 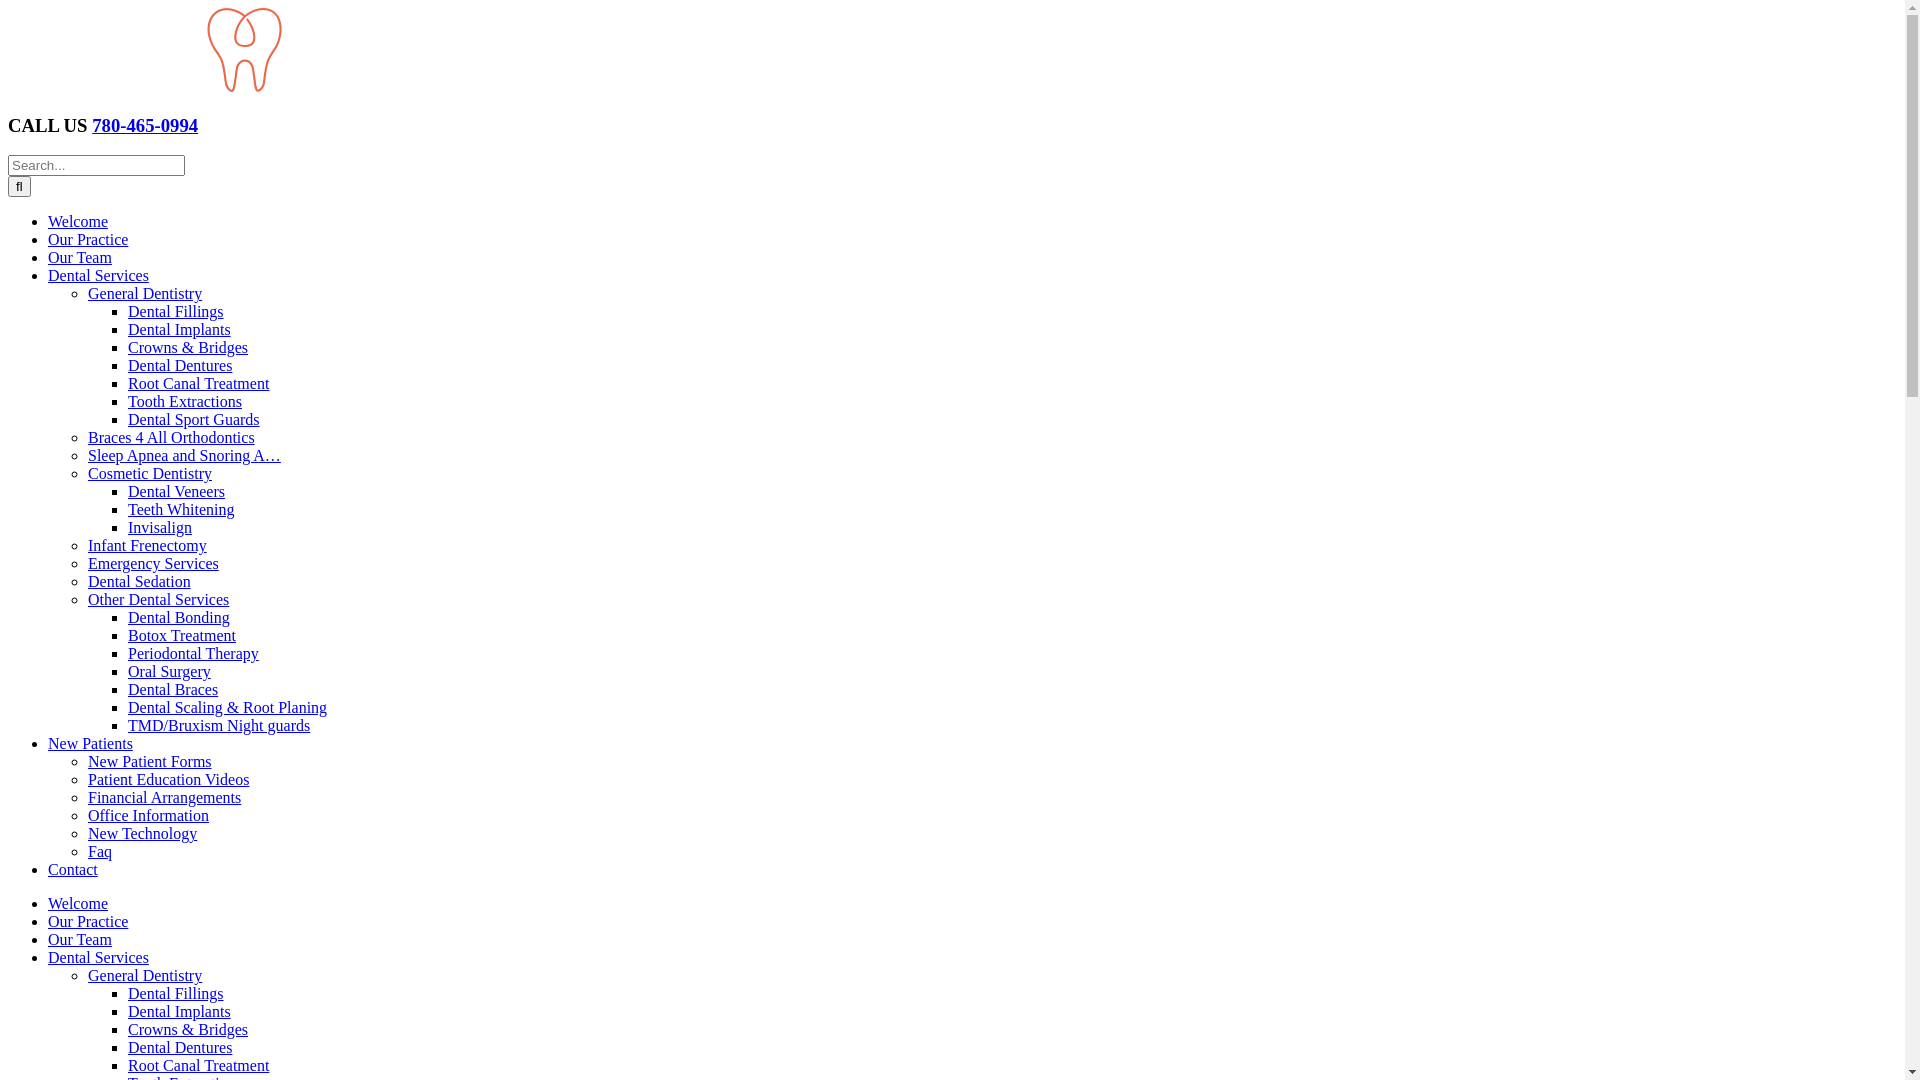 I want to click on 'Root Canal Treatment', so click(x=127, y=383).